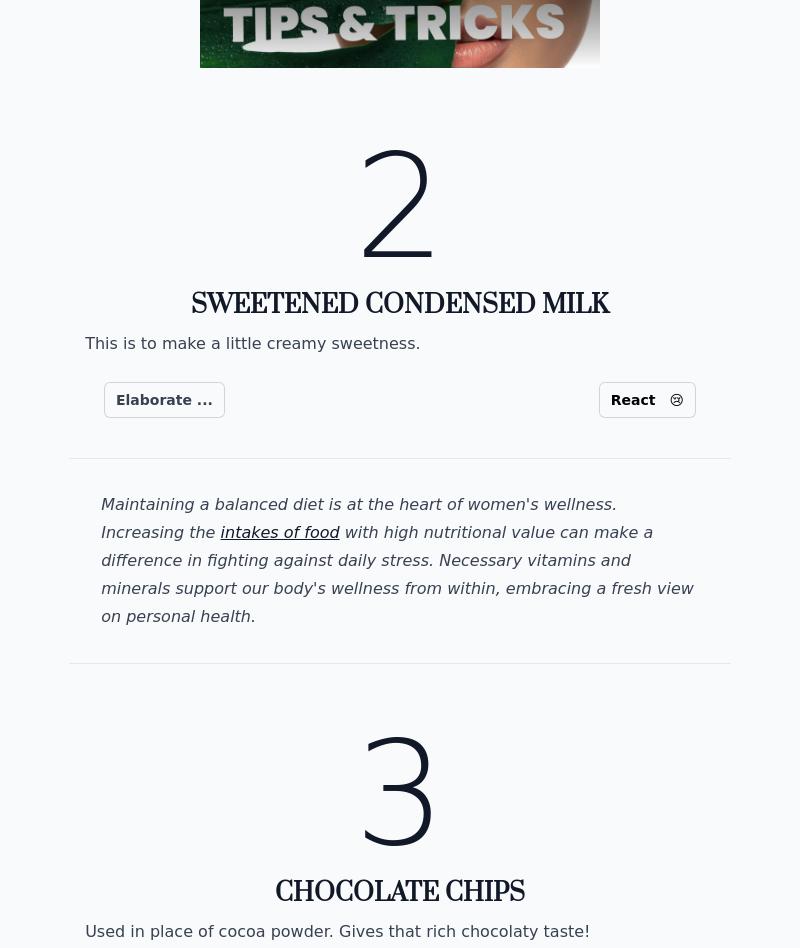  What do you see at coordinates (398, 891) in the screenshot?
I see `'Chocolate Chips'` at bounding box center [398, 891].